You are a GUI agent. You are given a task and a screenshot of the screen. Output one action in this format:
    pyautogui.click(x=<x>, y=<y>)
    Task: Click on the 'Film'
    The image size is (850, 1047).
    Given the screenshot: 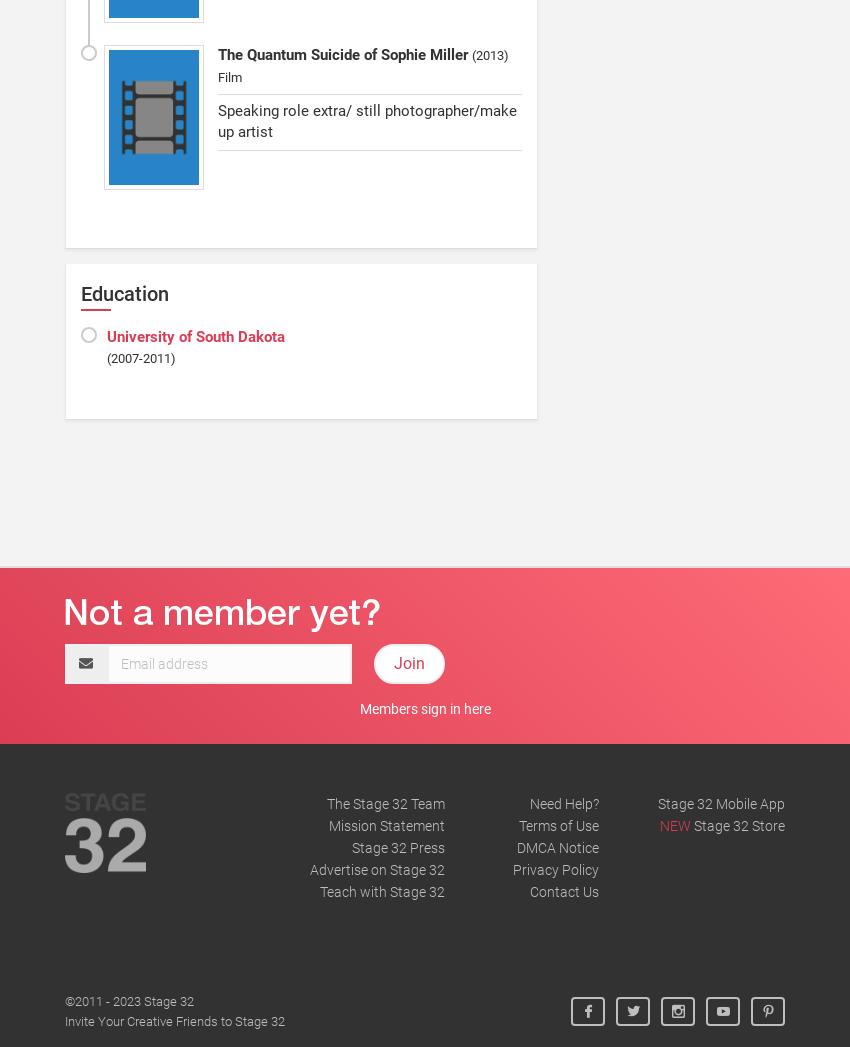 What is the action you would take?
    pyautogui.click(x=218, y=76)
    